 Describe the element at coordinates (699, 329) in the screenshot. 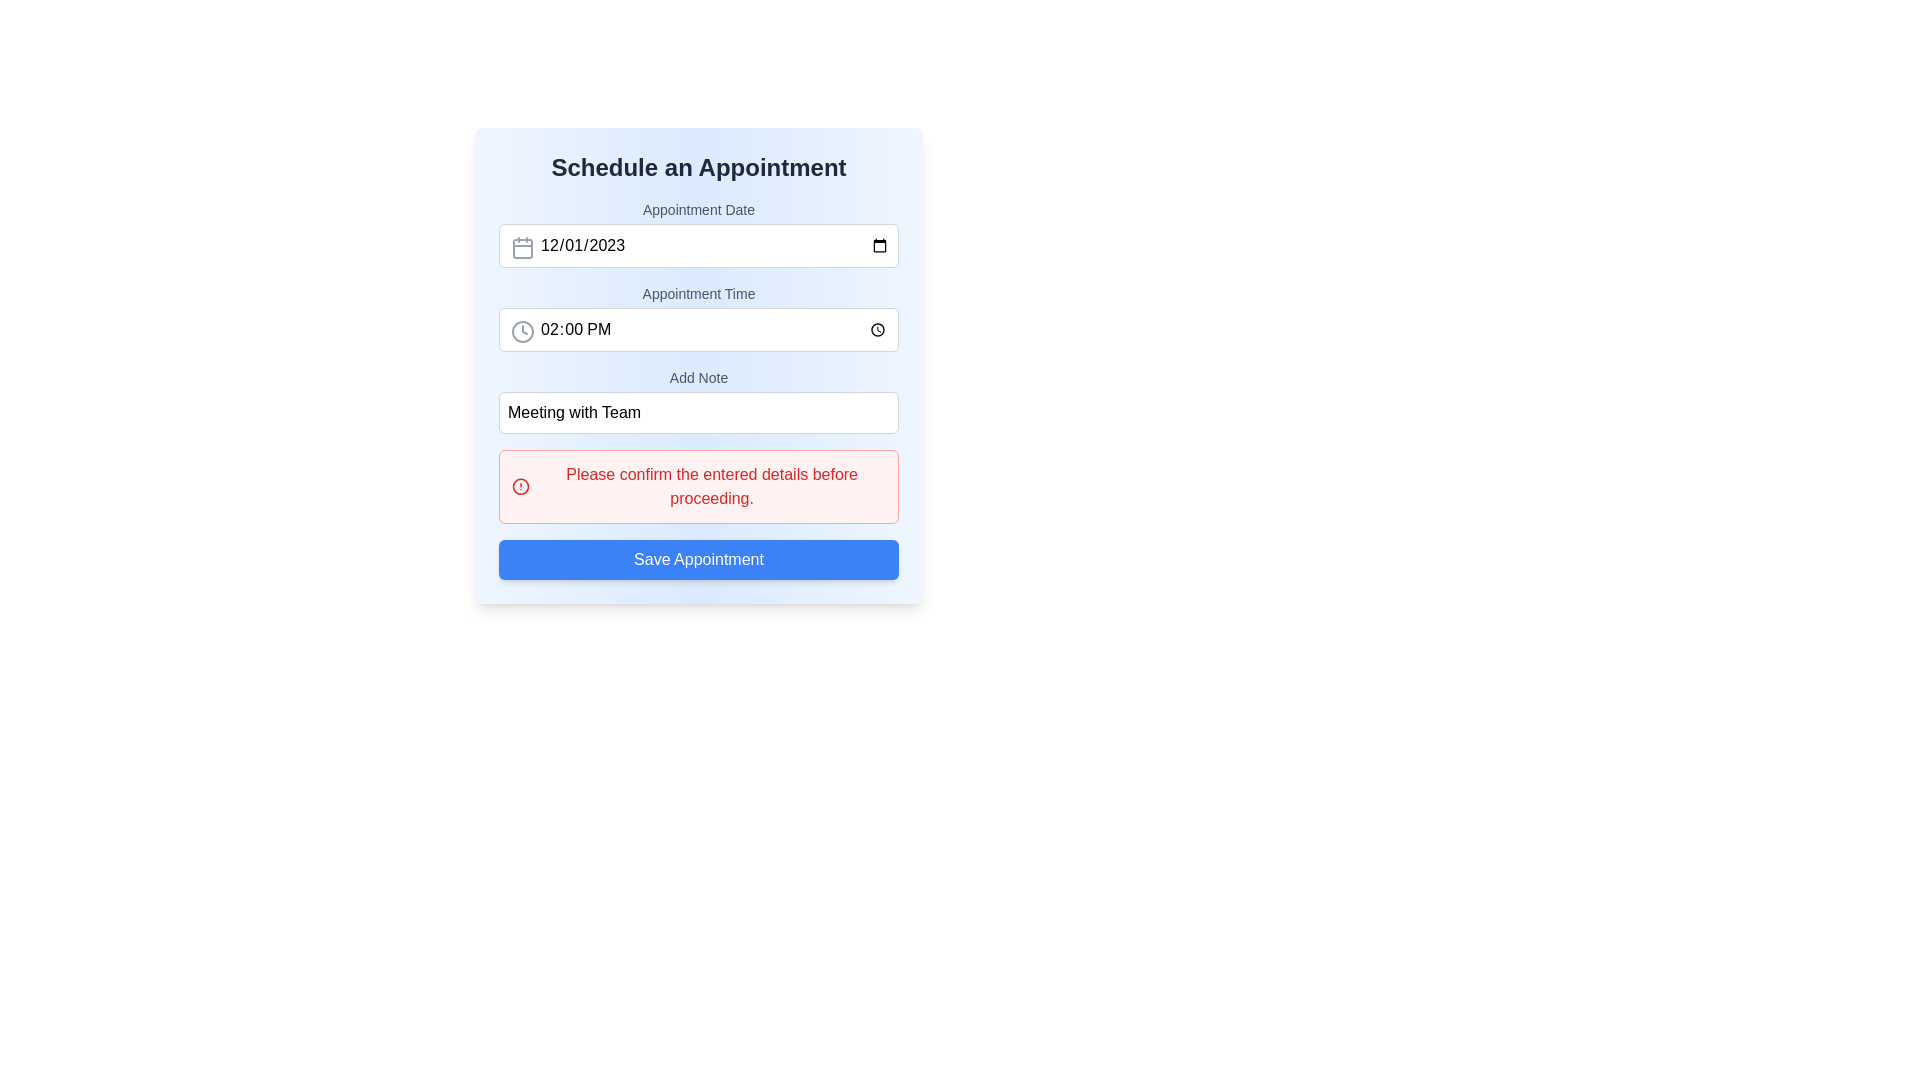

I see `a time from the dropdown or modal presented in the Time input field located in the 'Appointment Time' section, which is directly underneath its header` at that location.